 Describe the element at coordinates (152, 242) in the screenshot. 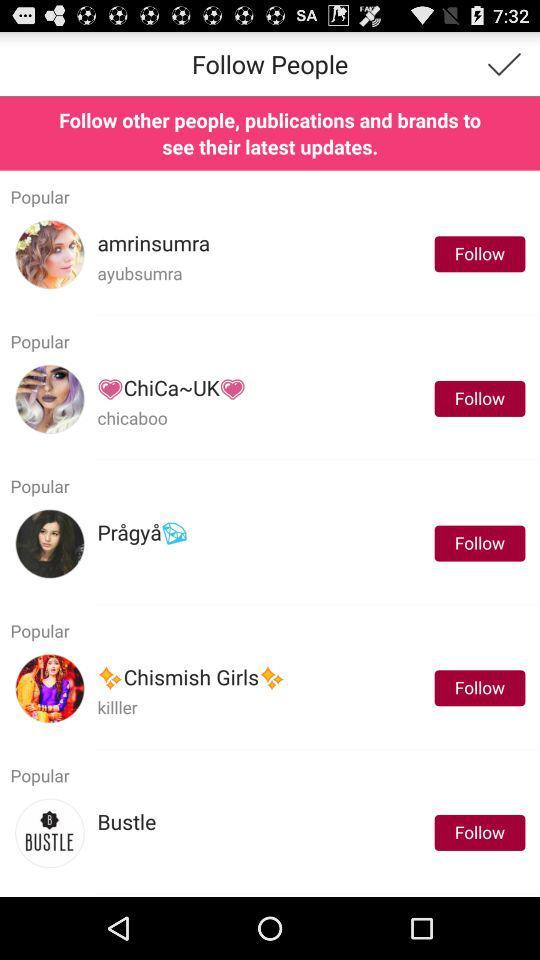

I see `the icon above the ayubsumra icon` at that location.